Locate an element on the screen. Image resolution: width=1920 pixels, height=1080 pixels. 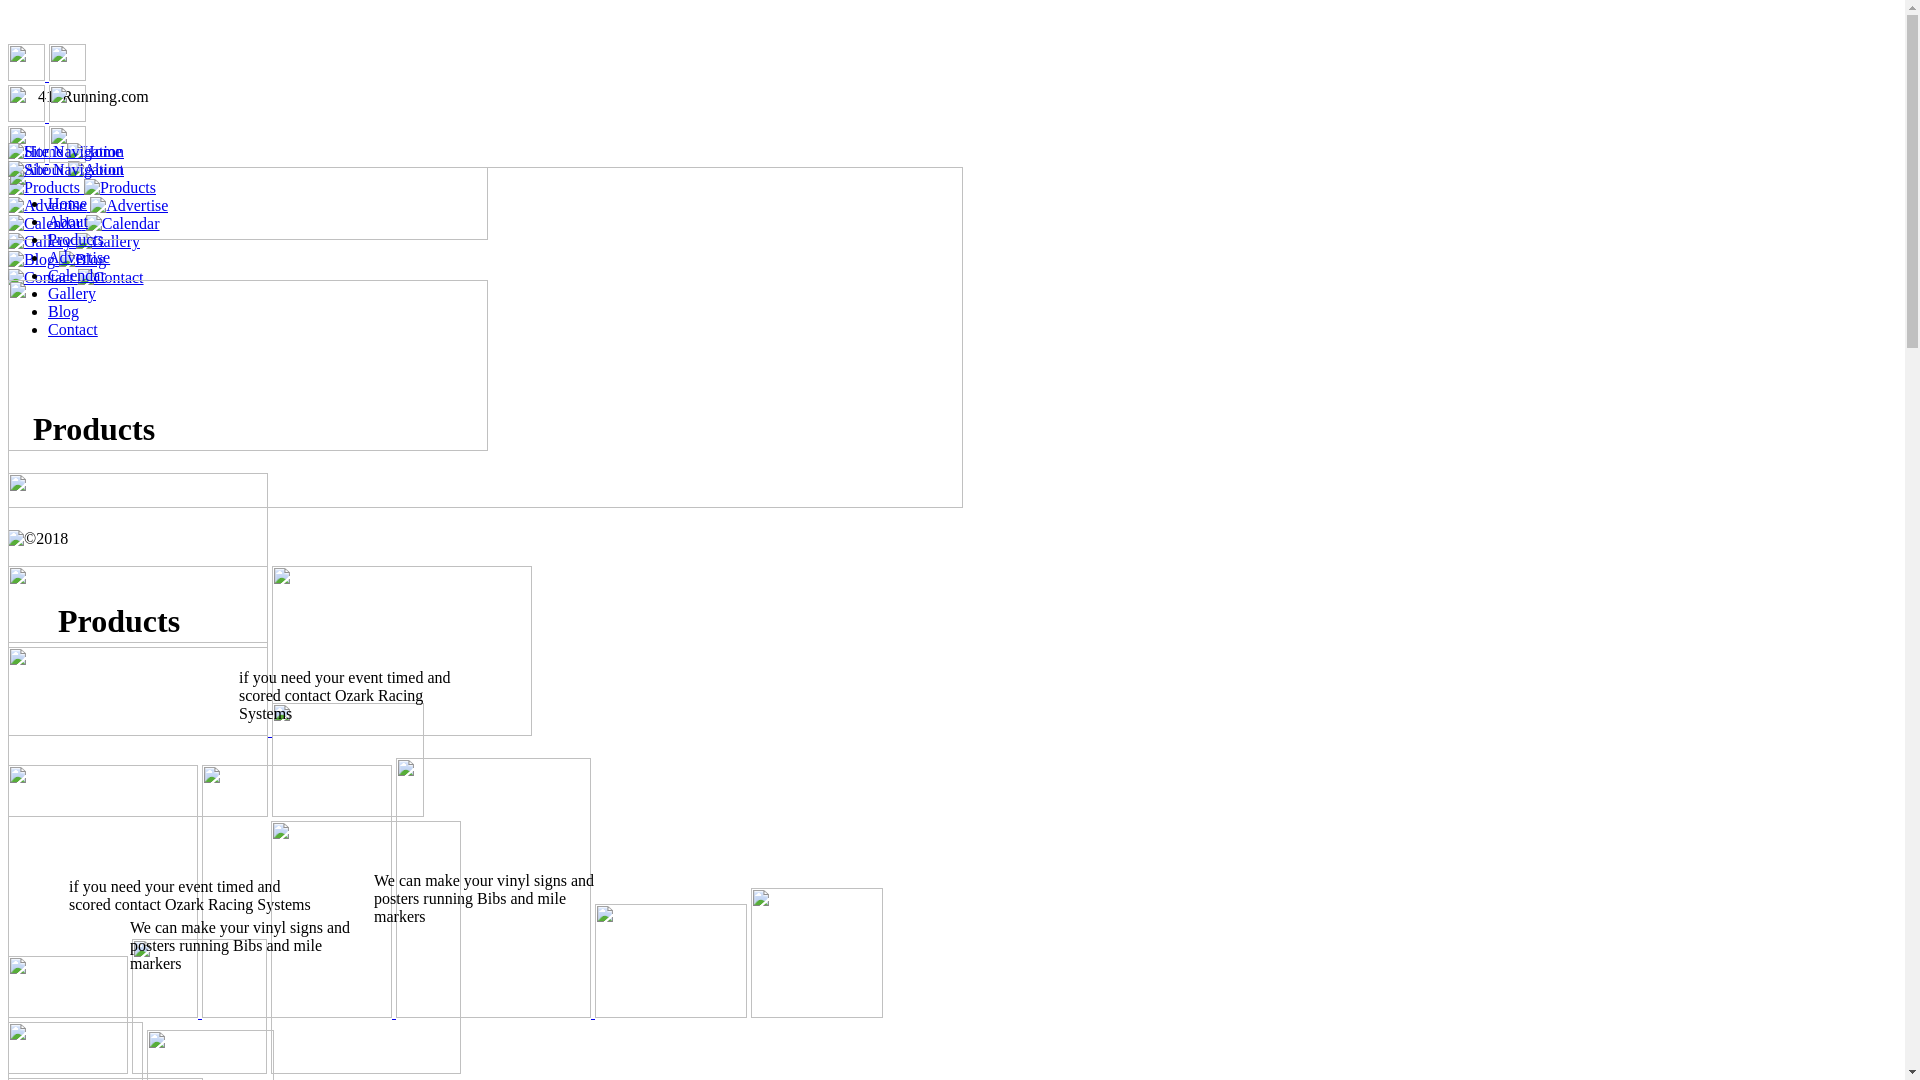
'Home' is located at coordinates (67, 203).